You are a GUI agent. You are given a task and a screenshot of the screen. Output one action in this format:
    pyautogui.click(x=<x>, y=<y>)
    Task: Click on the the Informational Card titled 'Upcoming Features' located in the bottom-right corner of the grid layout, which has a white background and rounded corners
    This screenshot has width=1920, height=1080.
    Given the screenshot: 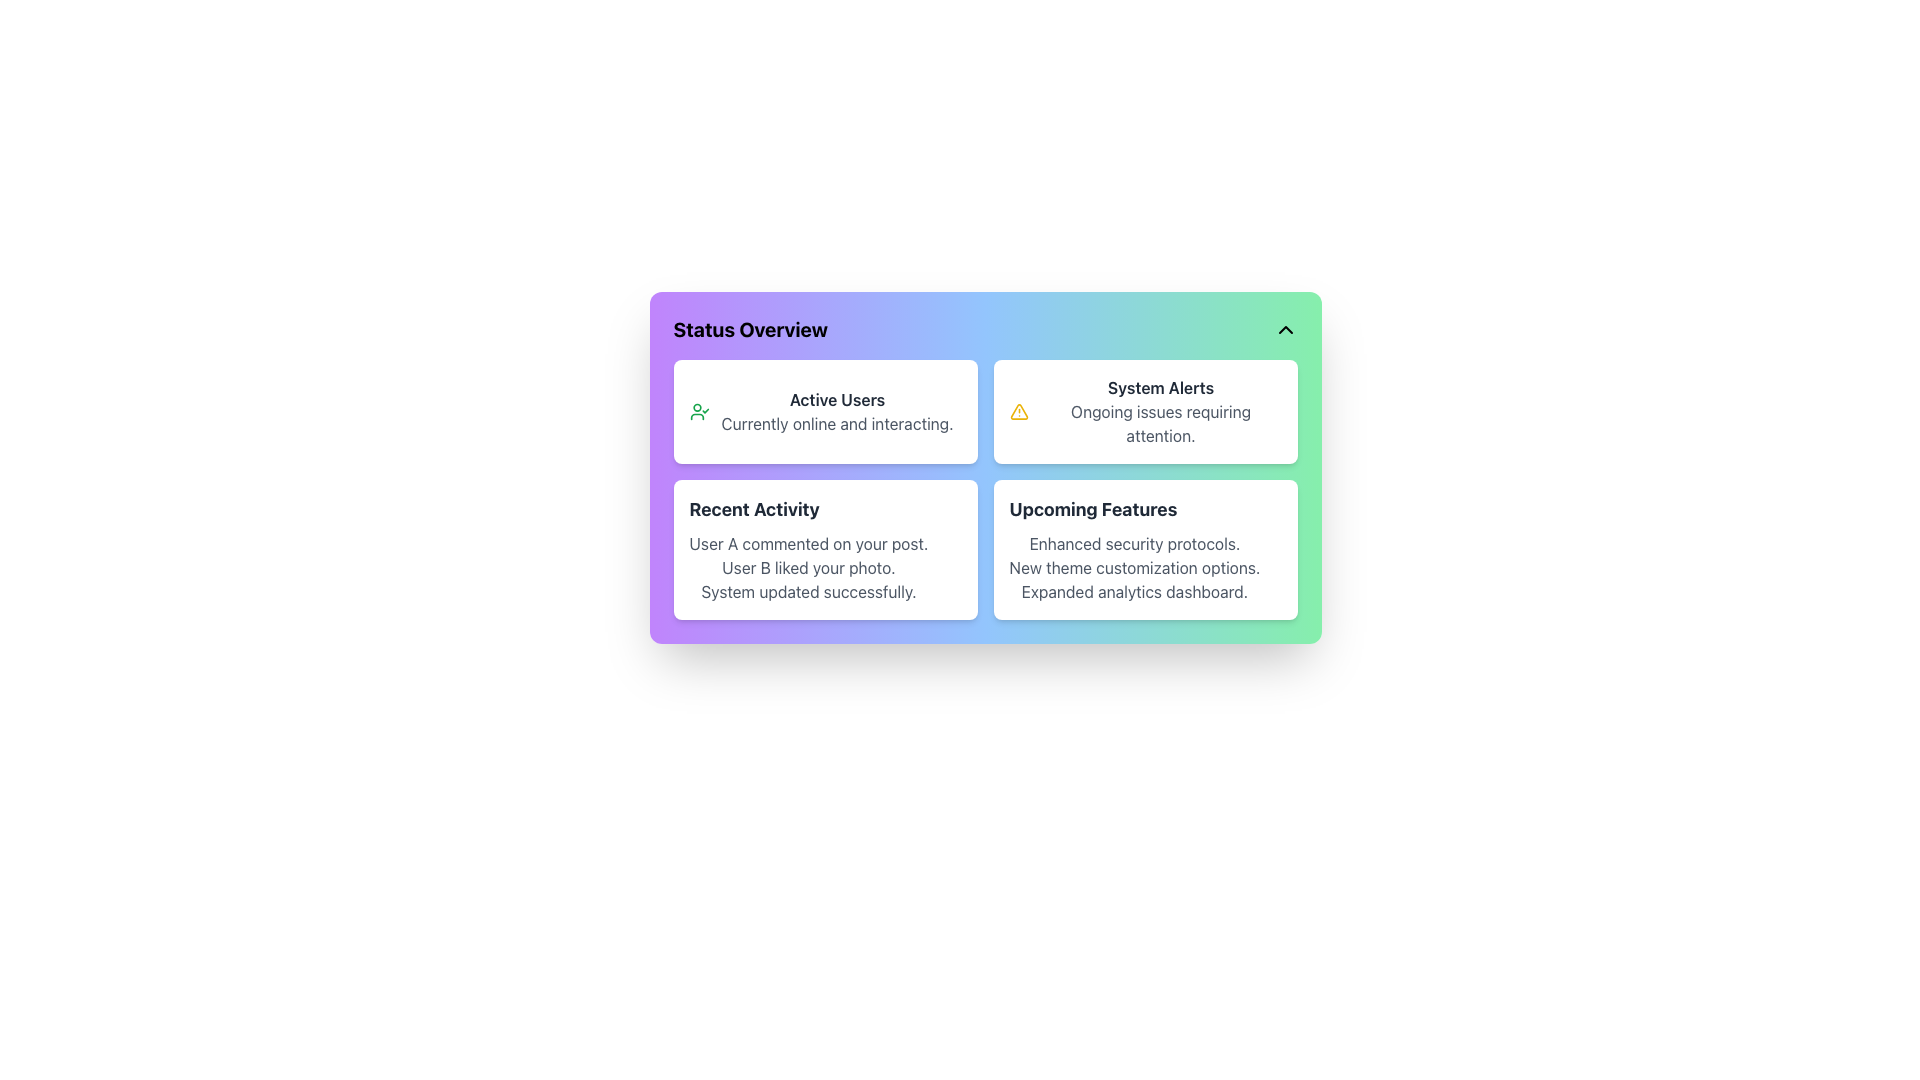 What is the action you would take?
    pyautogui.click(x=1145, y=550)
    